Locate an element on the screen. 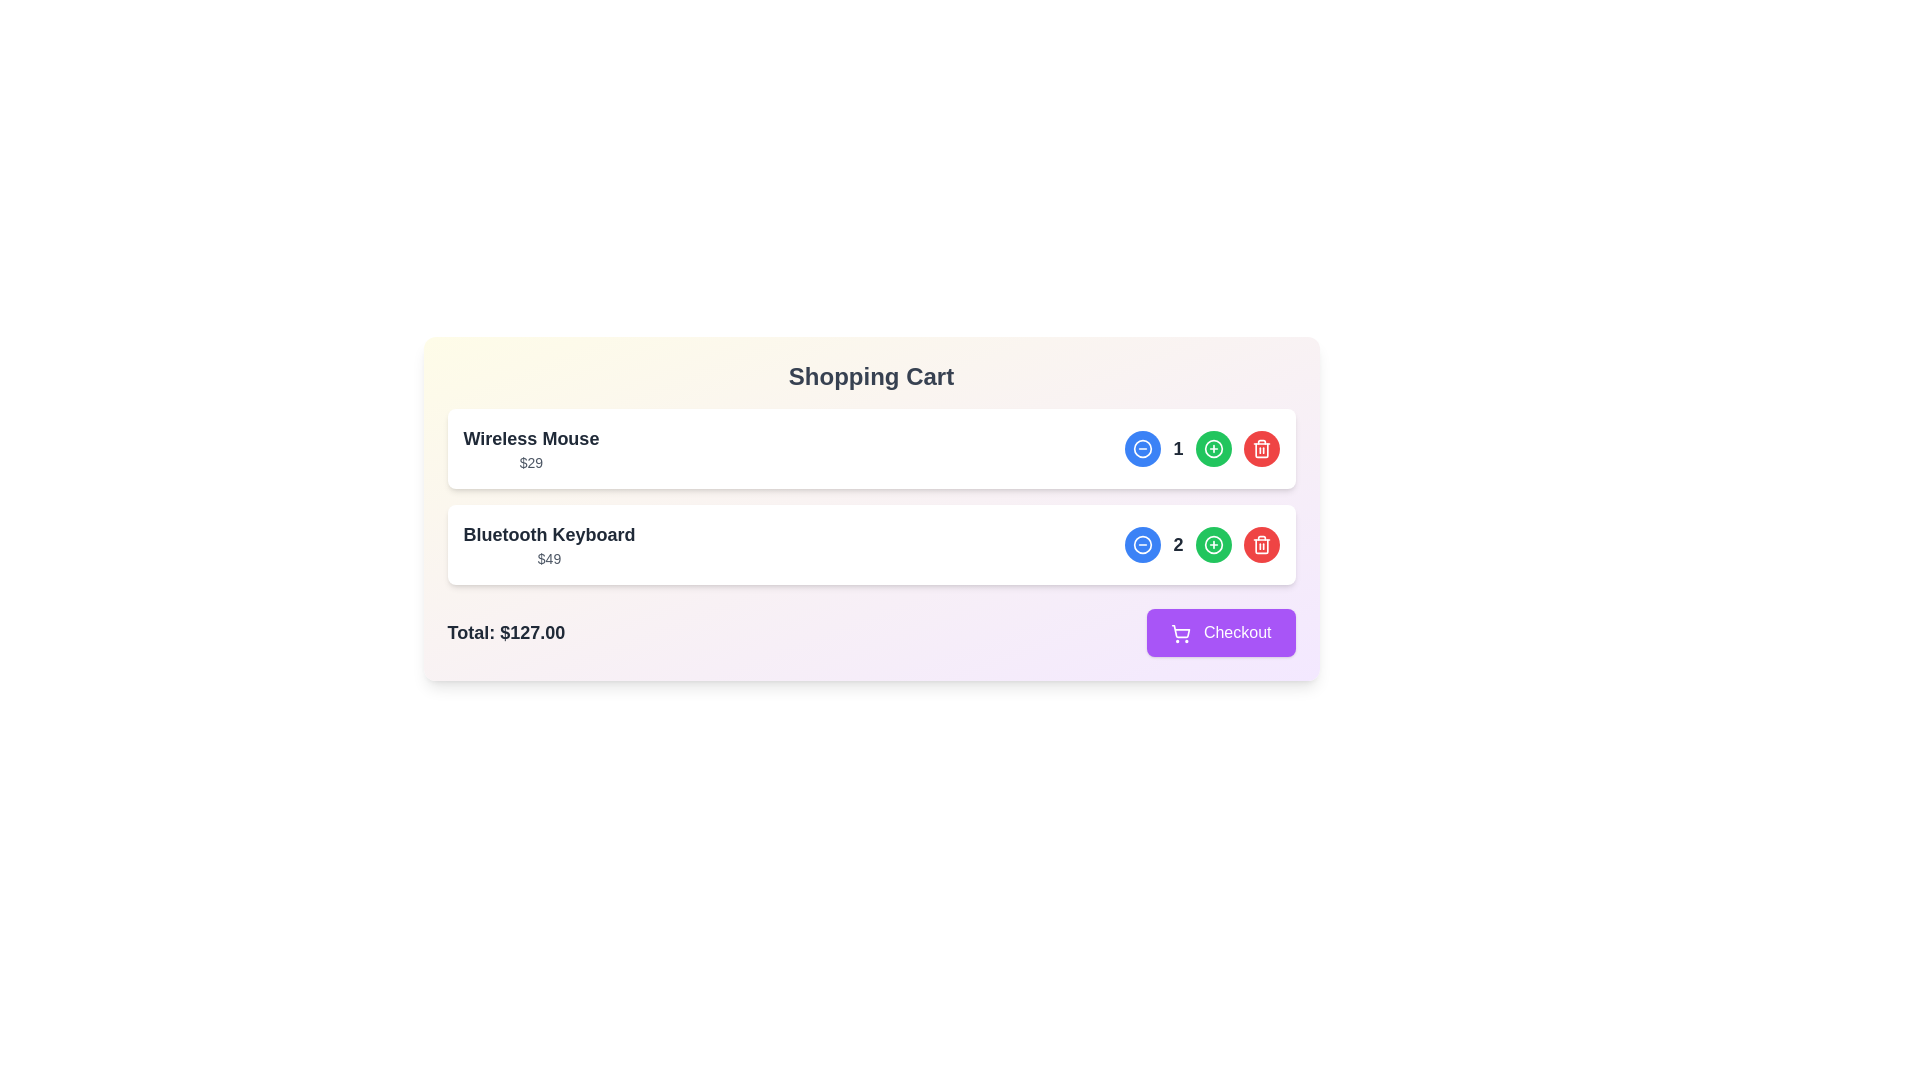 This screenshot has height=1080, width=1920. the second green circular button to the right of the item quantity (number 2) for the 'Bluetooth Keyboard' product in the shopping cart interface to increase the quantity is located at coordinates (1212, 544).